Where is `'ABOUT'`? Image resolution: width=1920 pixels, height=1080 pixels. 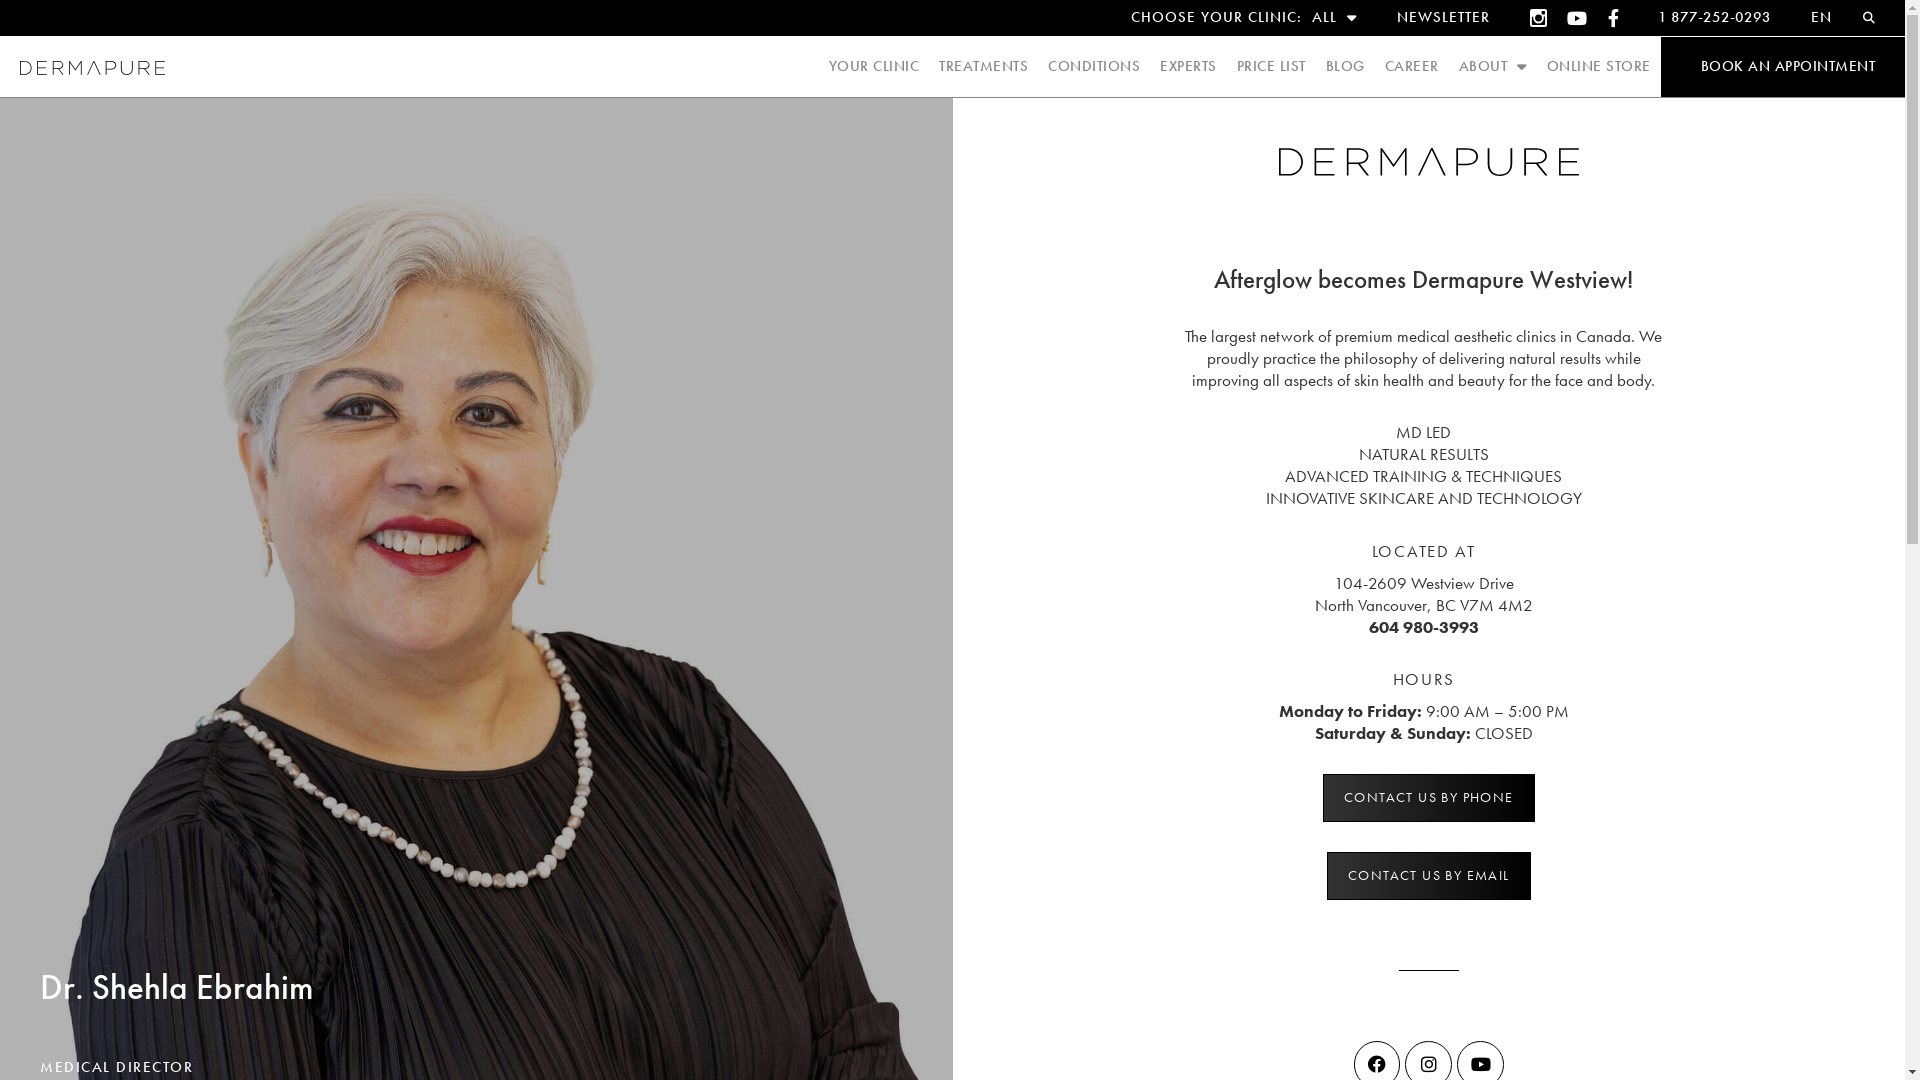 'ABOUT' is located at coordinates (1492, 65).